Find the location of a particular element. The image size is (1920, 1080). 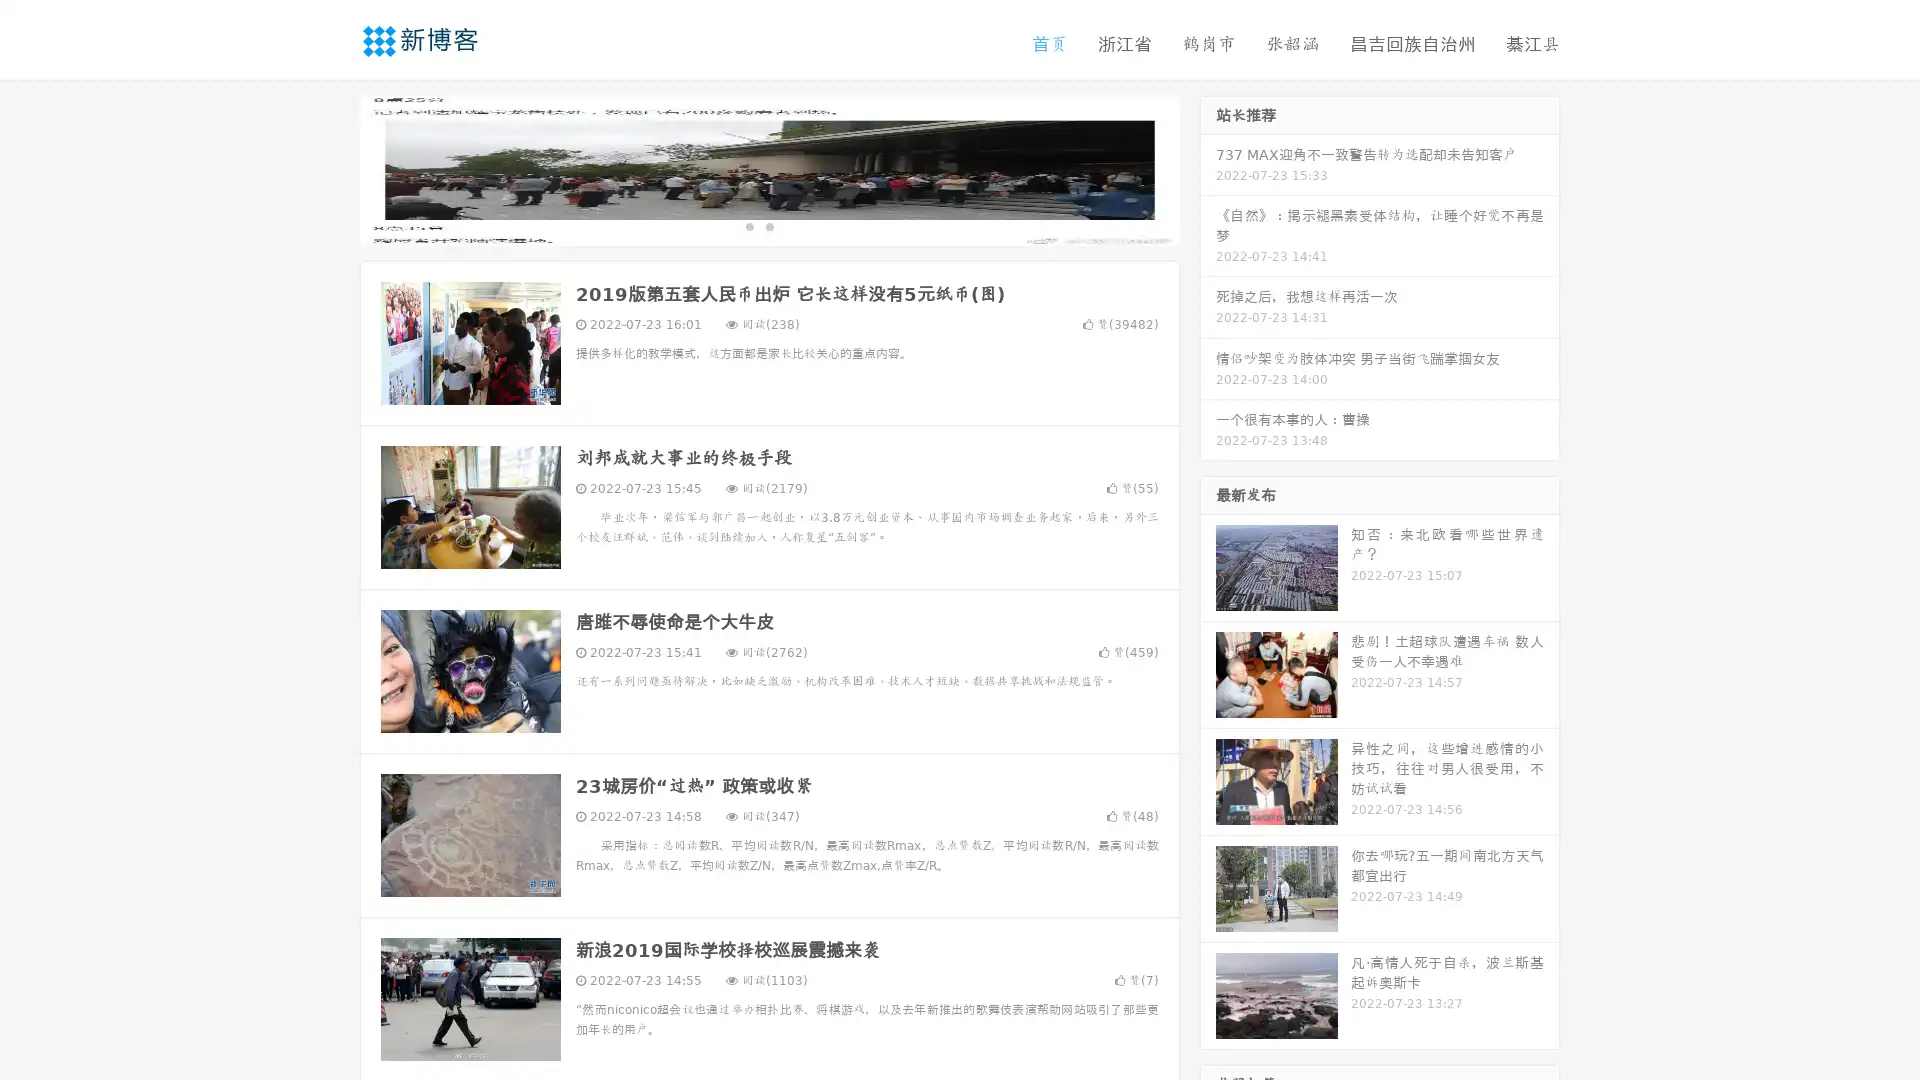

Go to slide 3 is located at coordinates (789, 225).